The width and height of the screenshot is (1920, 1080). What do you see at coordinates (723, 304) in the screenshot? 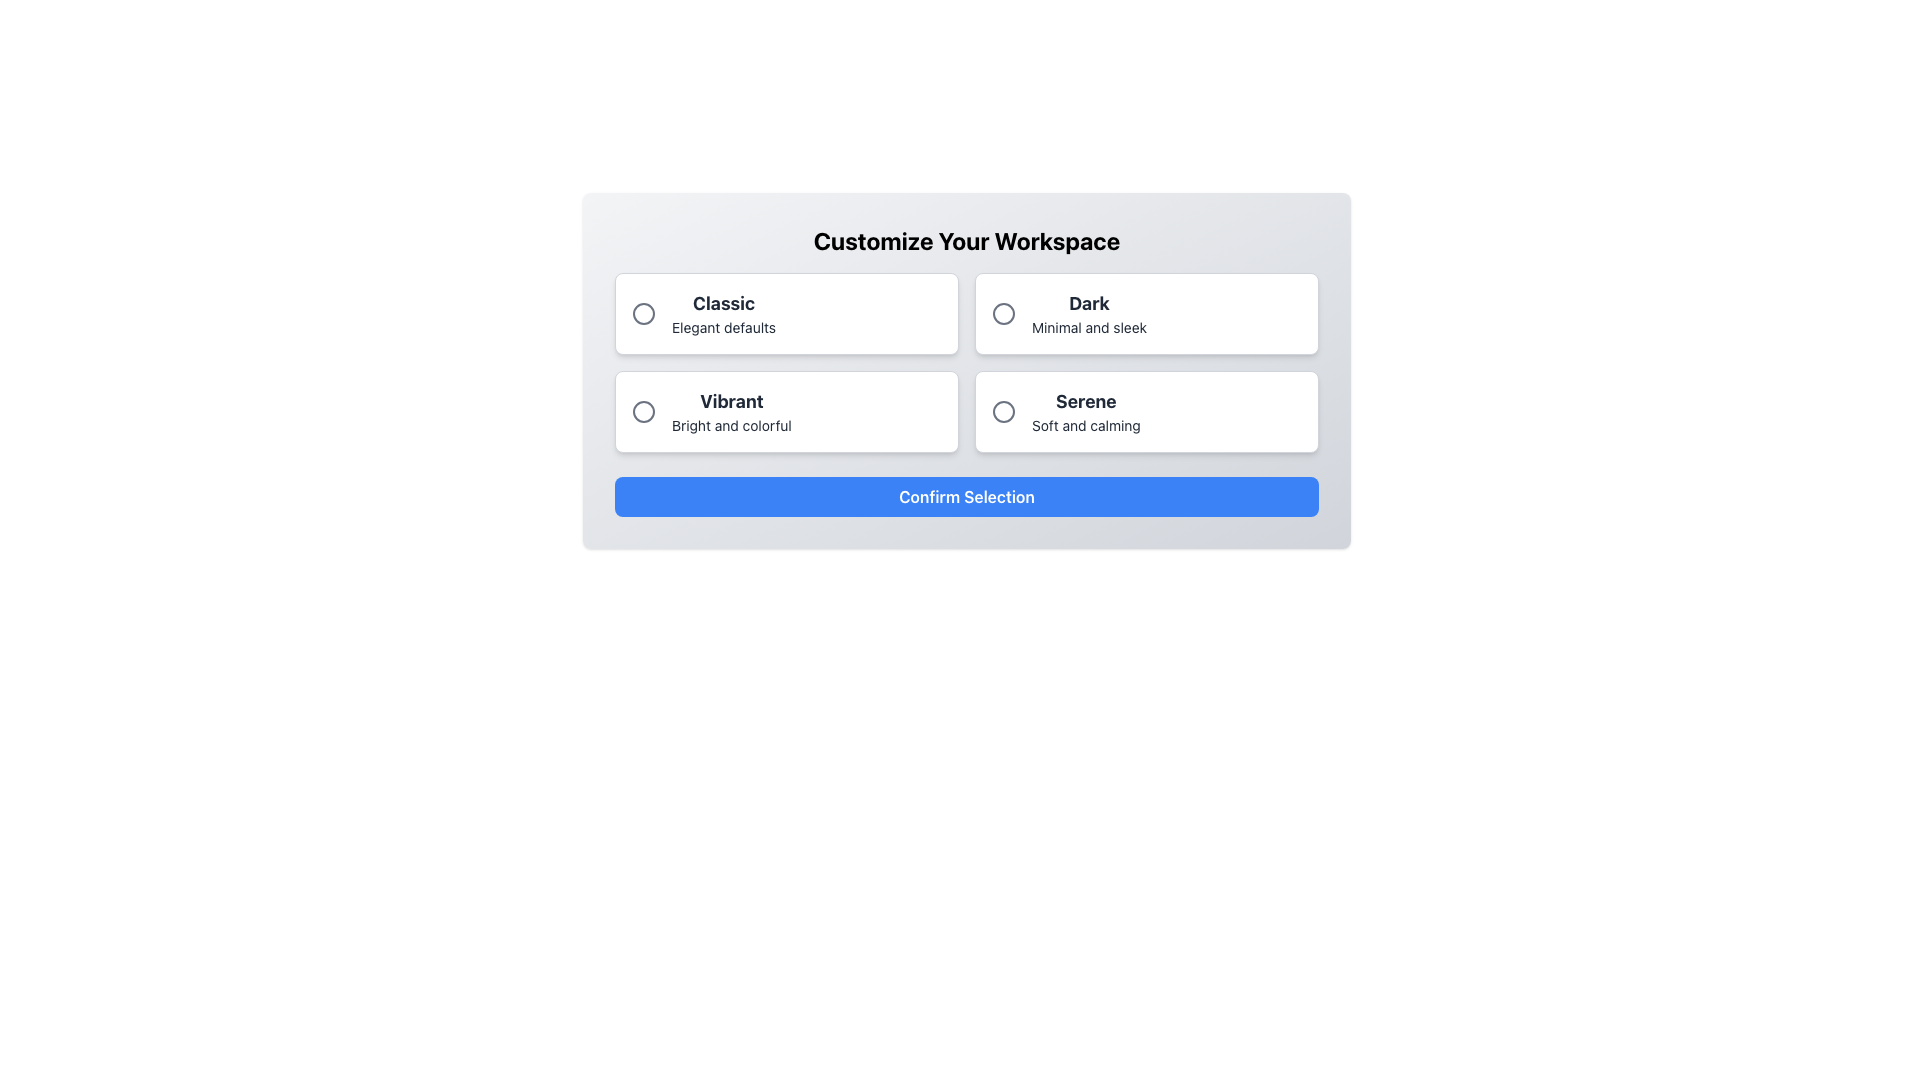
I see `the 'Classic' label which is styled in bold black font and positioned above the 'Elegant defaults' text in the top left corner of the grid layout` at bounding box center [723, 304].